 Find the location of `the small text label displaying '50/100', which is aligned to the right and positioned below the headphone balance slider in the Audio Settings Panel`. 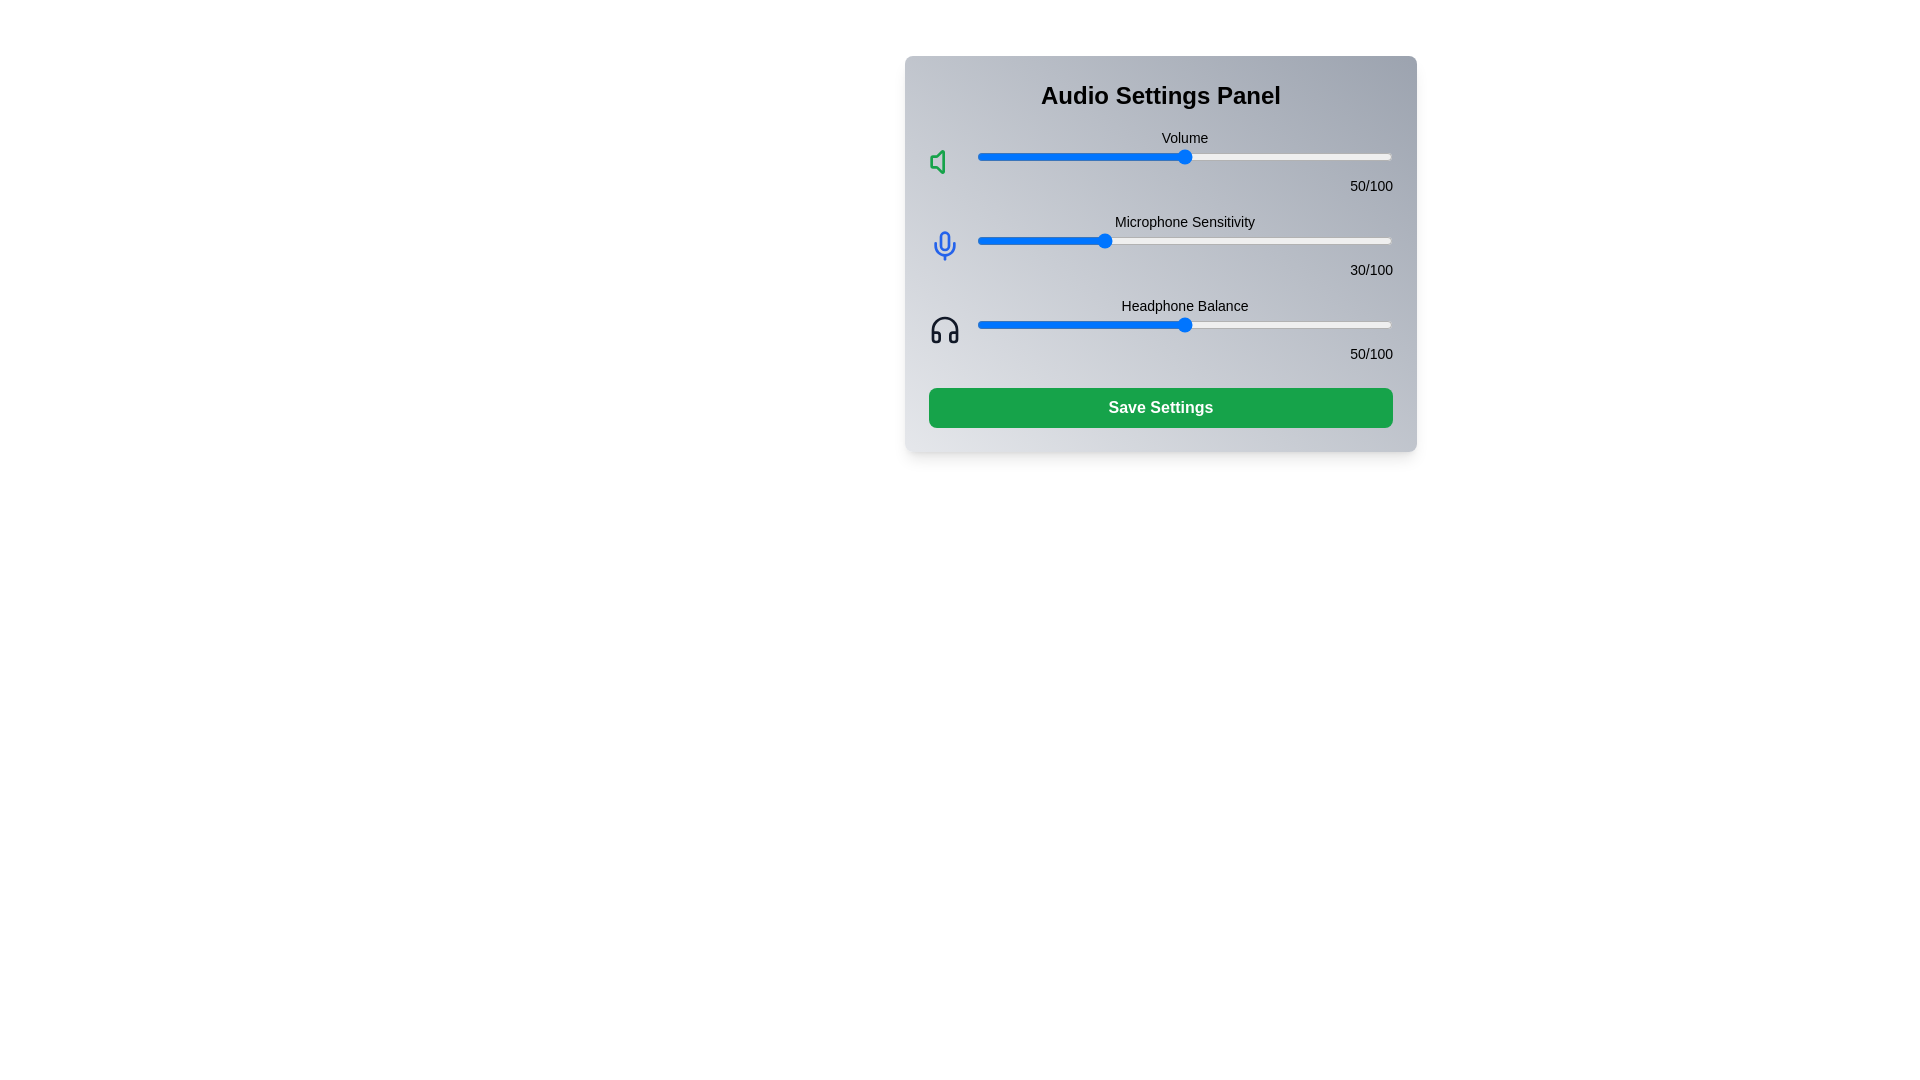

the small text label displaying '50/100', which is aligned to the right and positioned below the headphone balance slider in the Audio Settings Panel is located at coordinates (1185, 353).